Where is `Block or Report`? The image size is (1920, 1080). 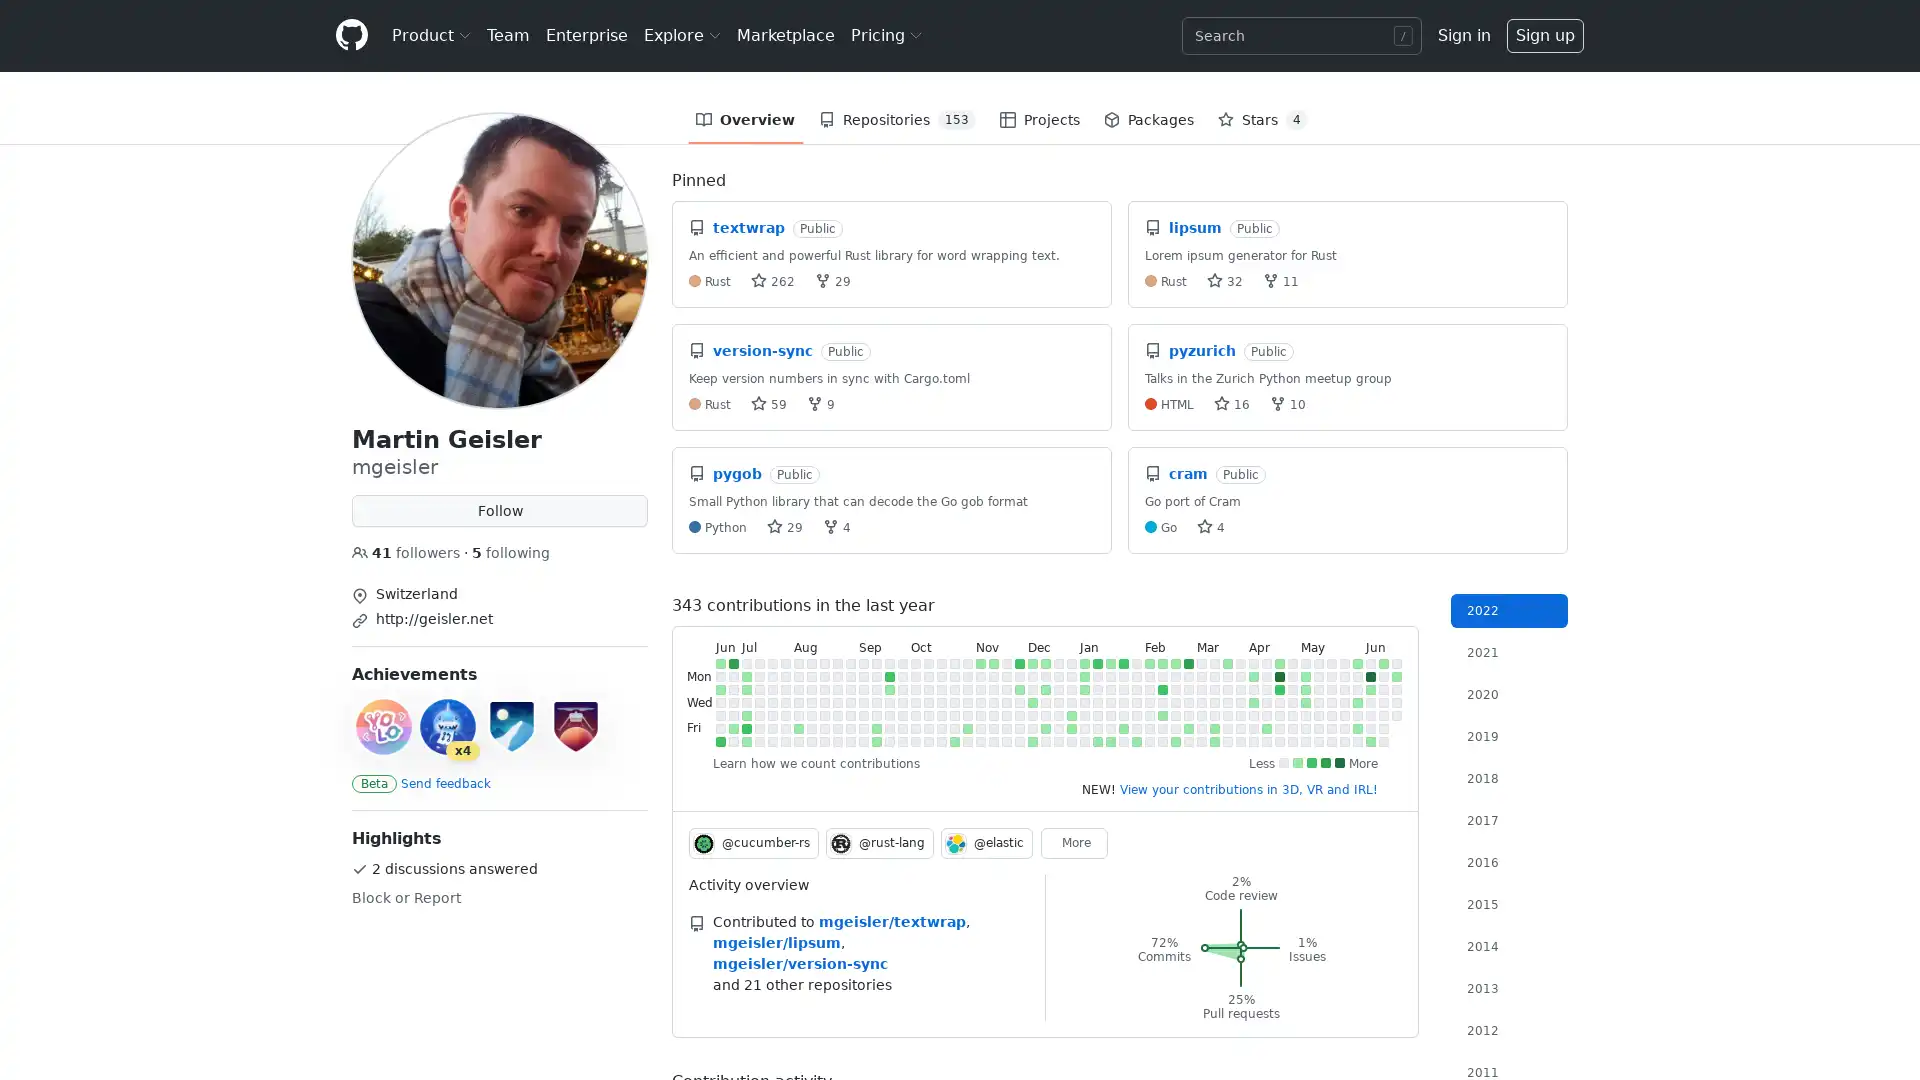
Block or Report is located at coordinates (405, 897).